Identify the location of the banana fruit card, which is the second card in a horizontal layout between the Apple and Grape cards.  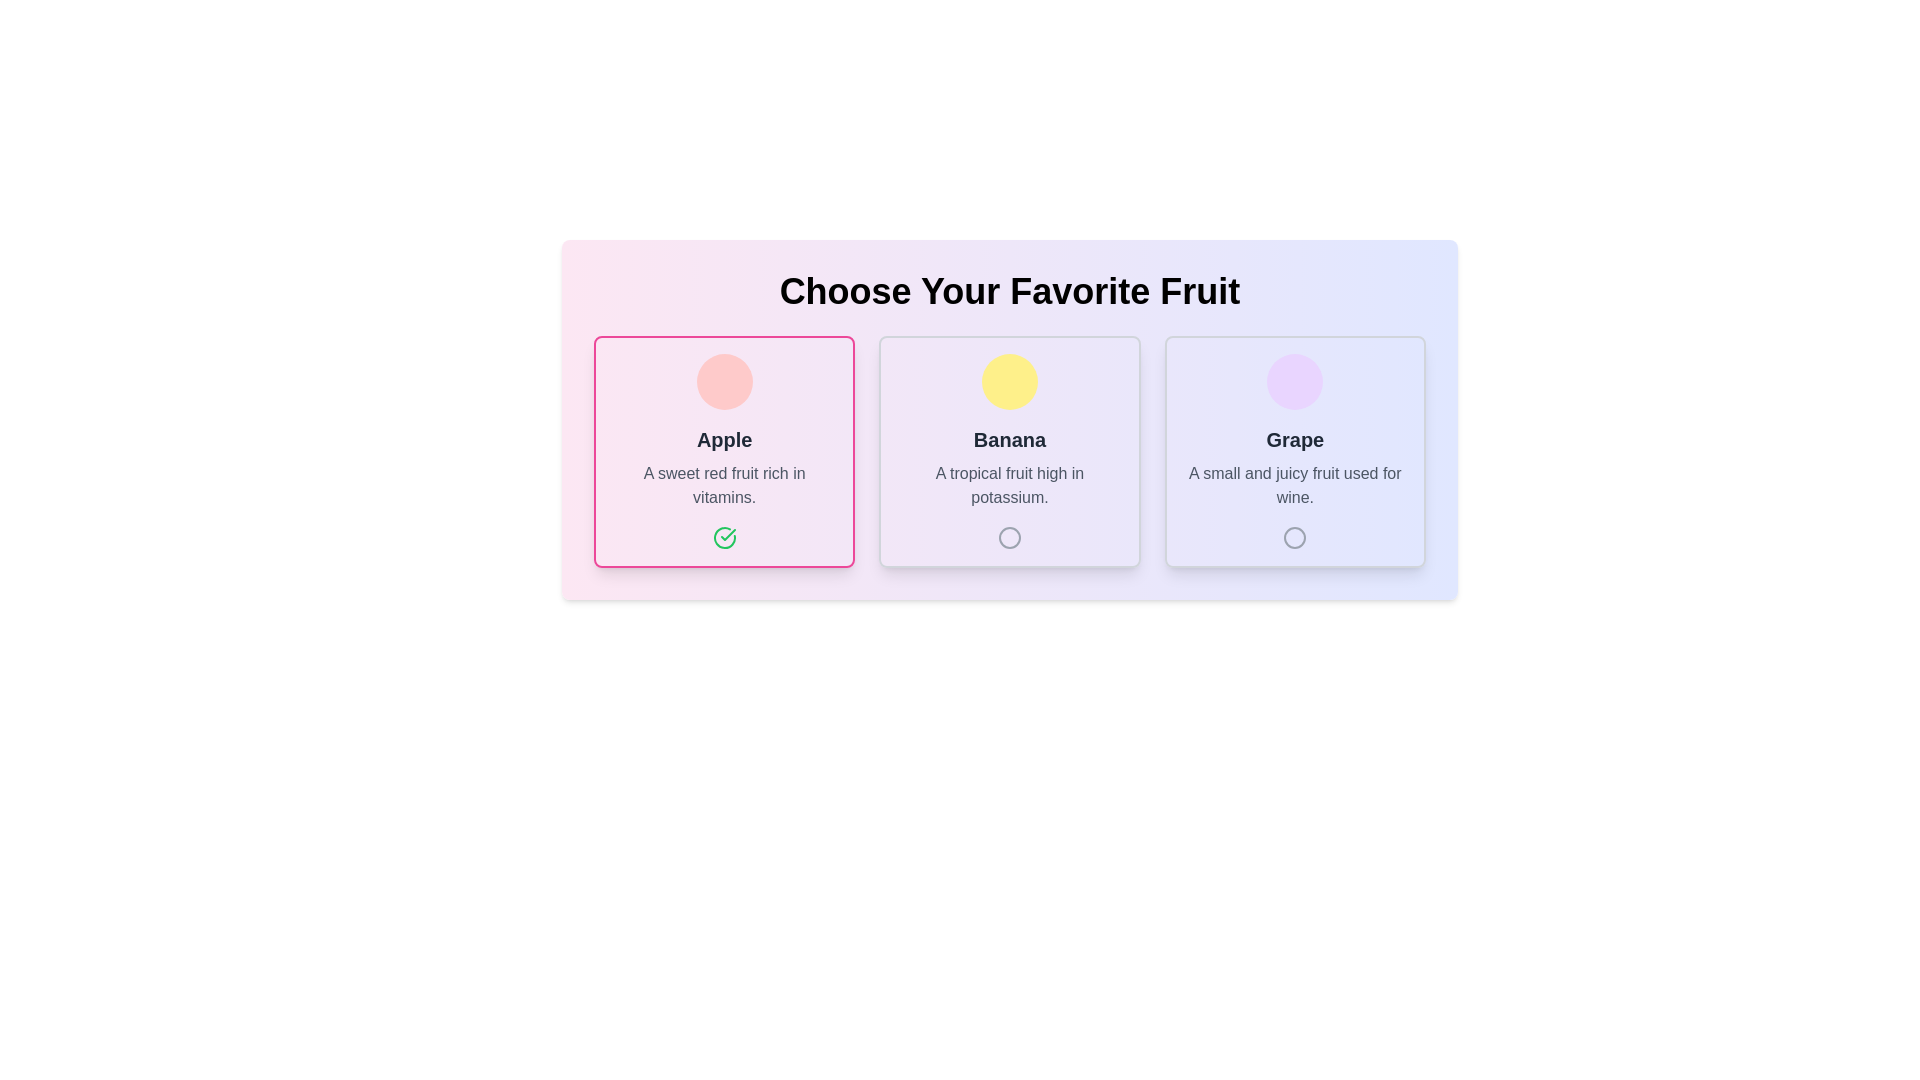
(1009, 451).